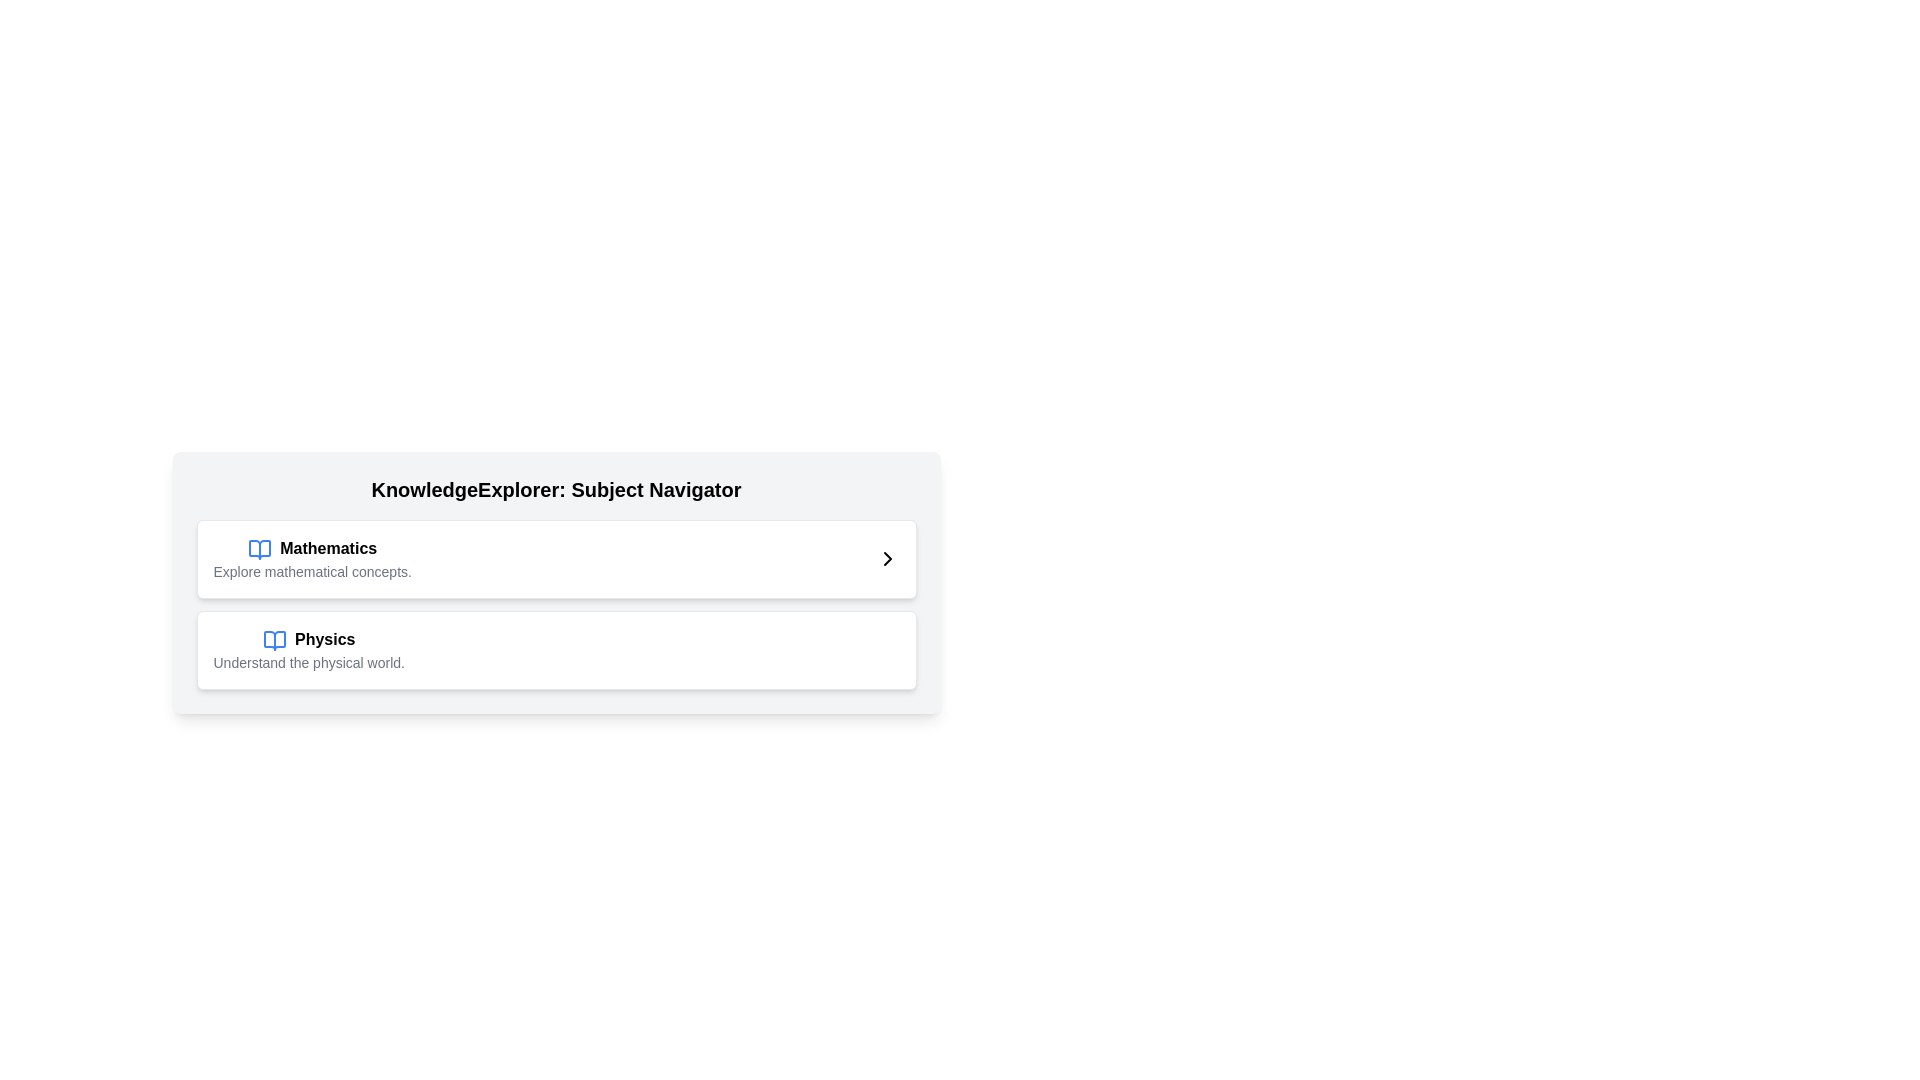 This screenshot has height=1080, width=1920. What do you see at coordinates (273, 640) in the screenshot?
I see `the 'Physics' topic icon located on the left side of the row, adjacent to the bold text 'Physics' and above the description 'Understand the physical world.'` at bounding box center [273, 640].